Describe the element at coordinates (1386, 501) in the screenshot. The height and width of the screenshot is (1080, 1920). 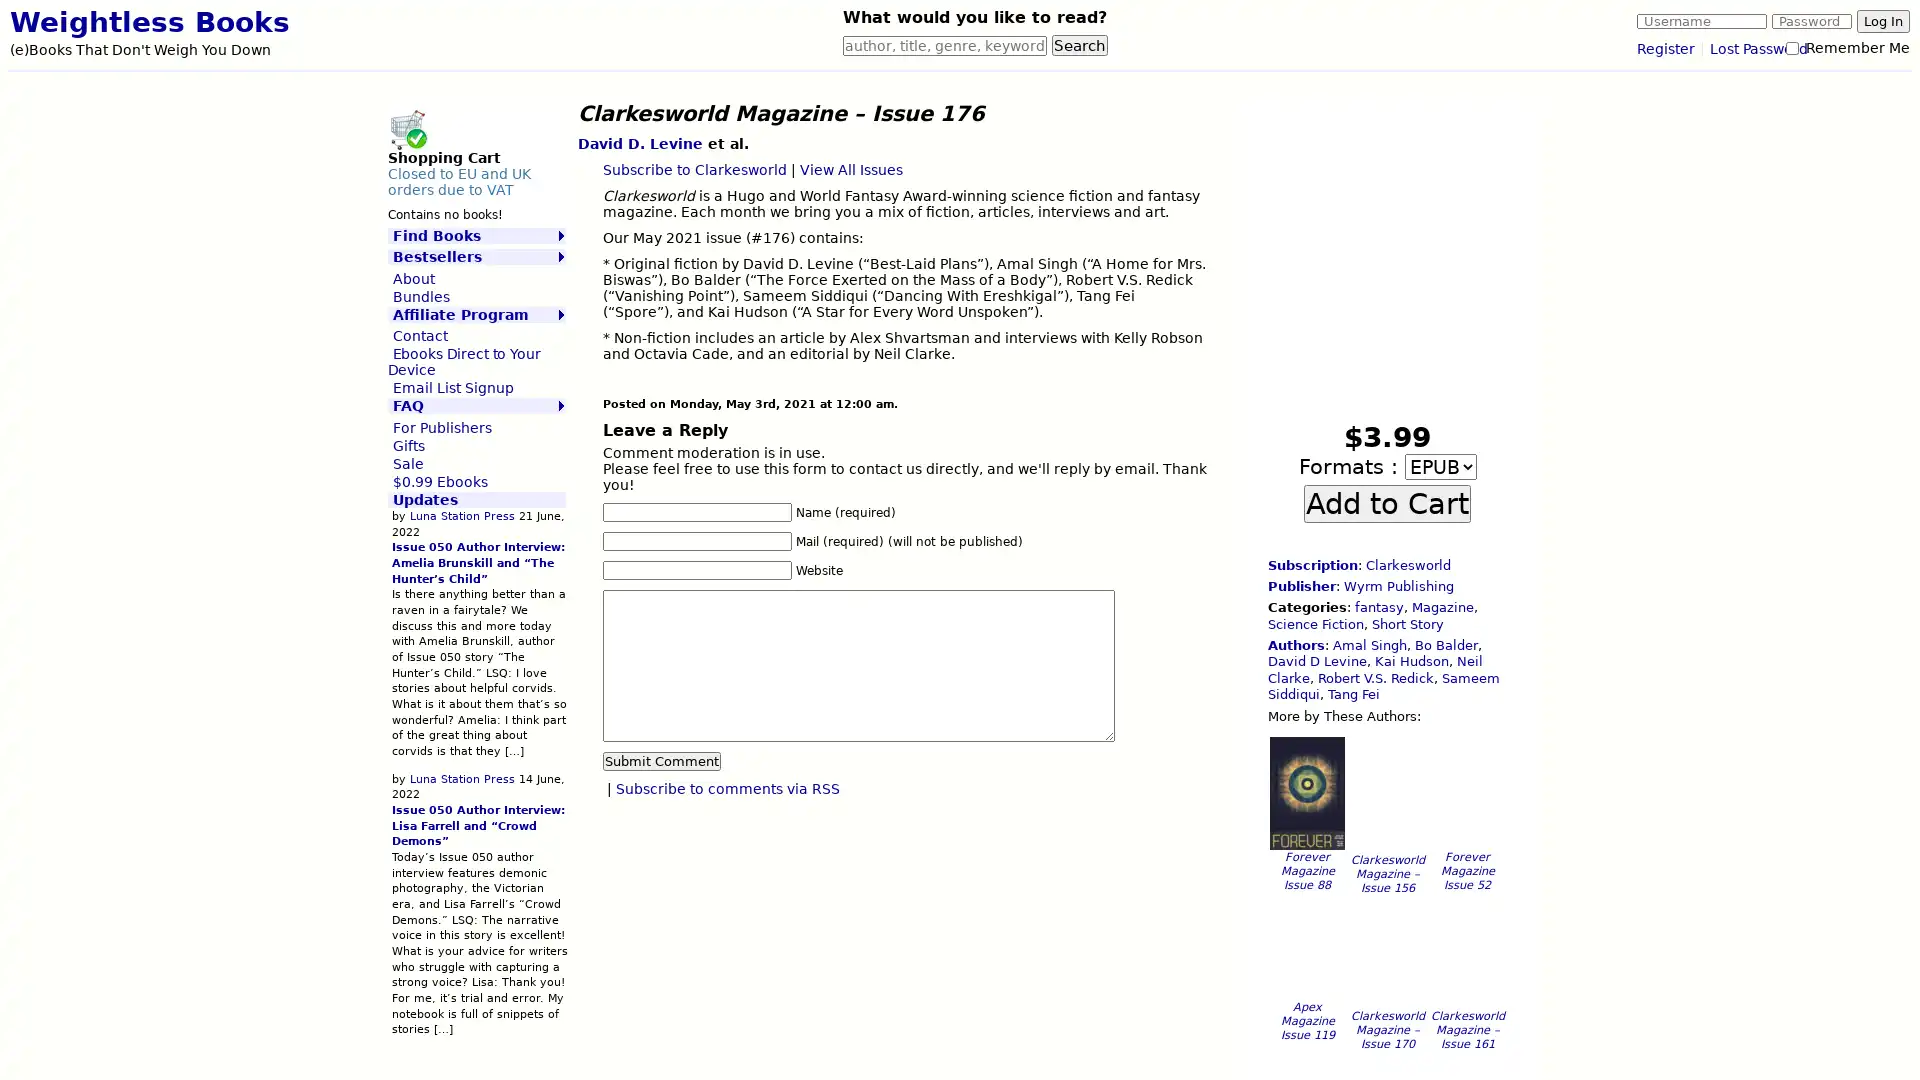
I see `Add to Cart` at that location.